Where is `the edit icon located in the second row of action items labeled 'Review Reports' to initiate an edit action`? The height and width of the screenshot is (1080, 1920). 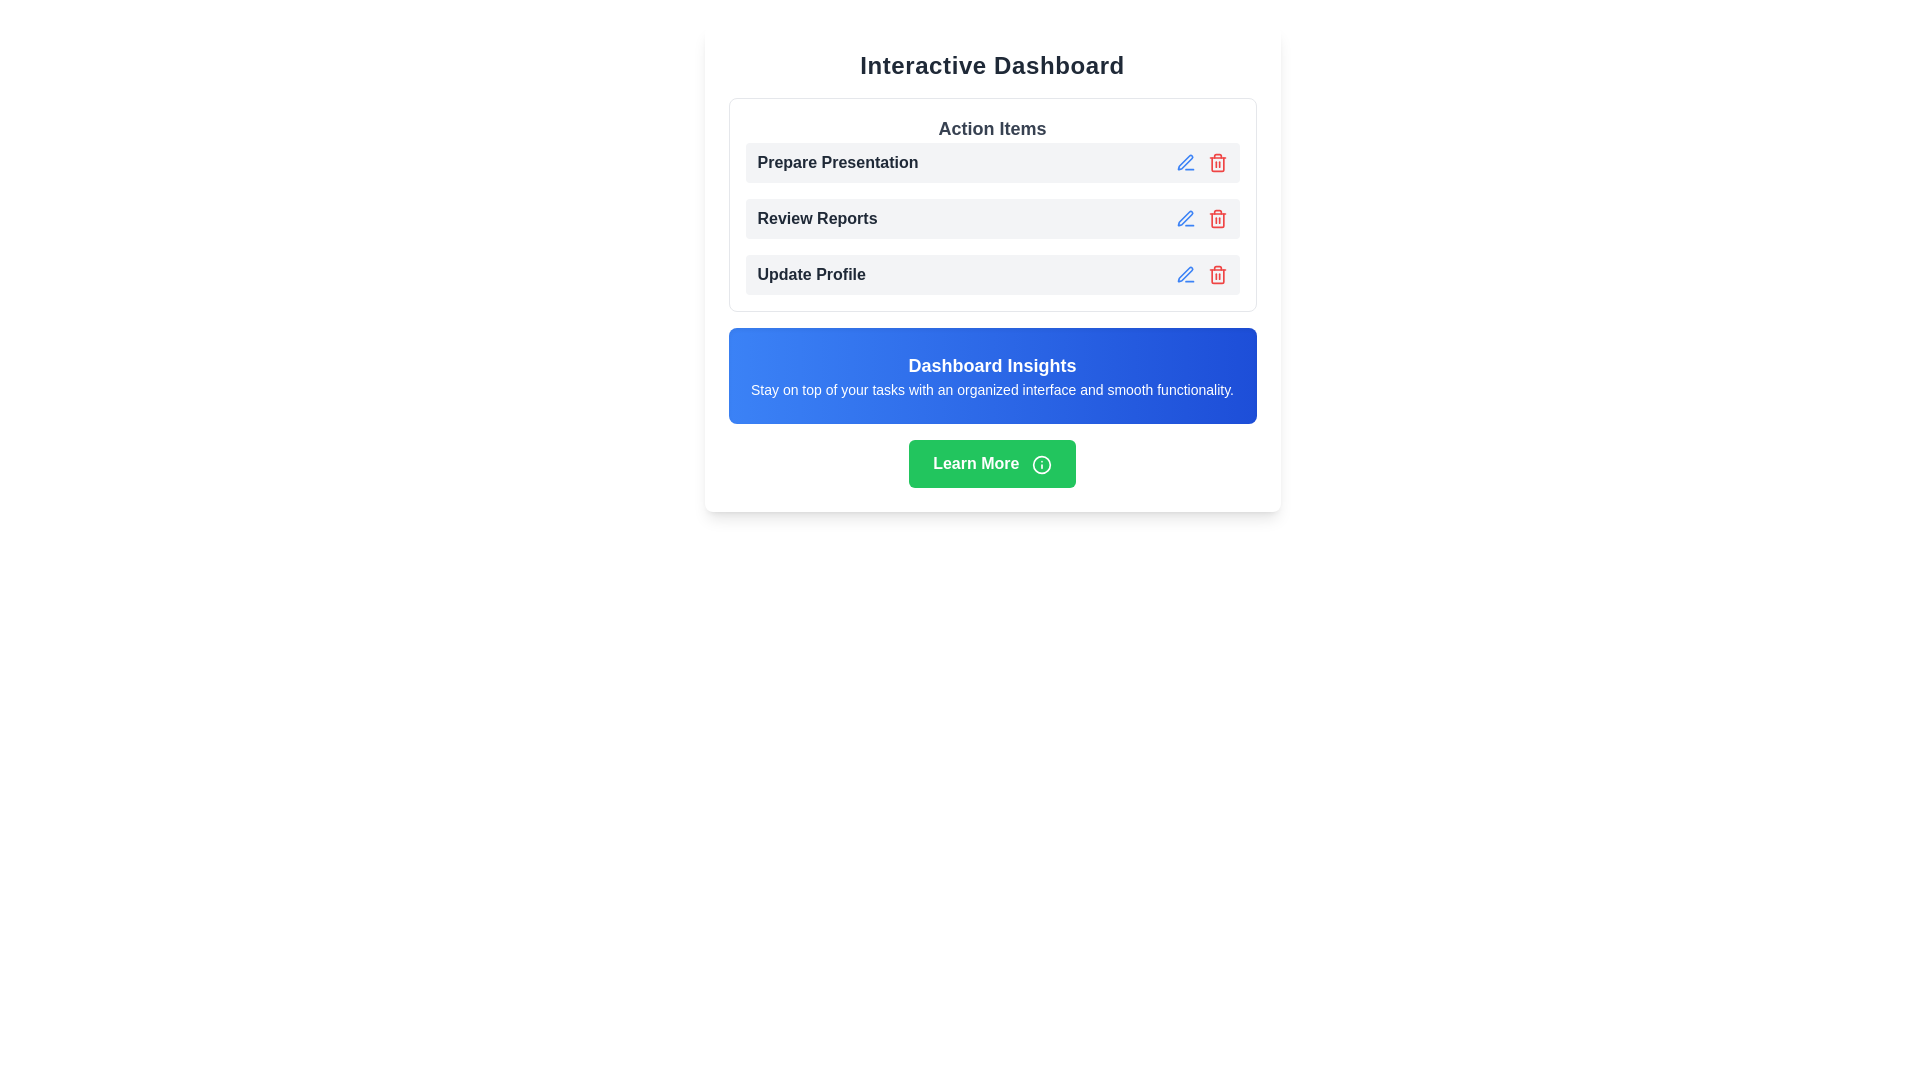
the edit icon located in the second row of action items labeled 'Review Reports' to initiate an edit action is located at coordinates (1185, 218).